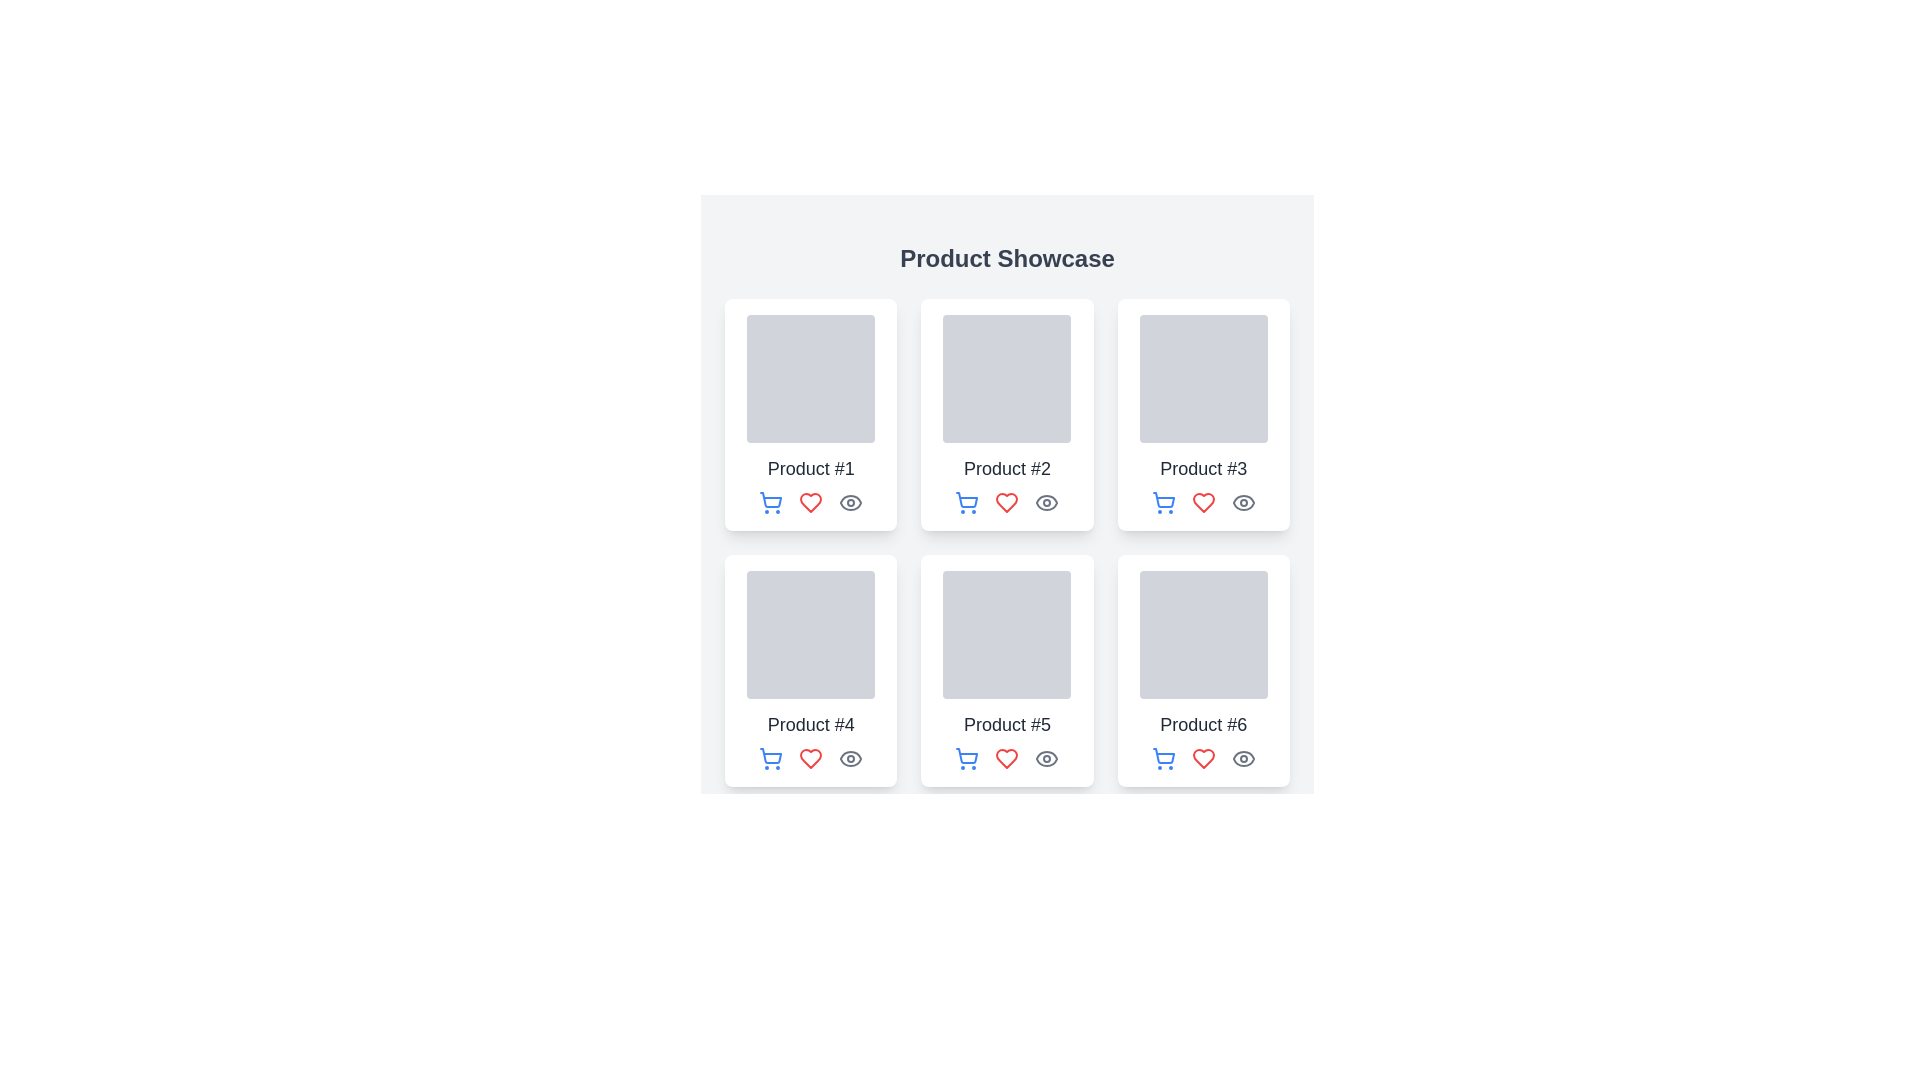 This screenshot has width=1920, height=1080. I want to click on the favorite button located under 'Product #4' to mark the product as a favorite or un-favorite it, so click(811, 759).